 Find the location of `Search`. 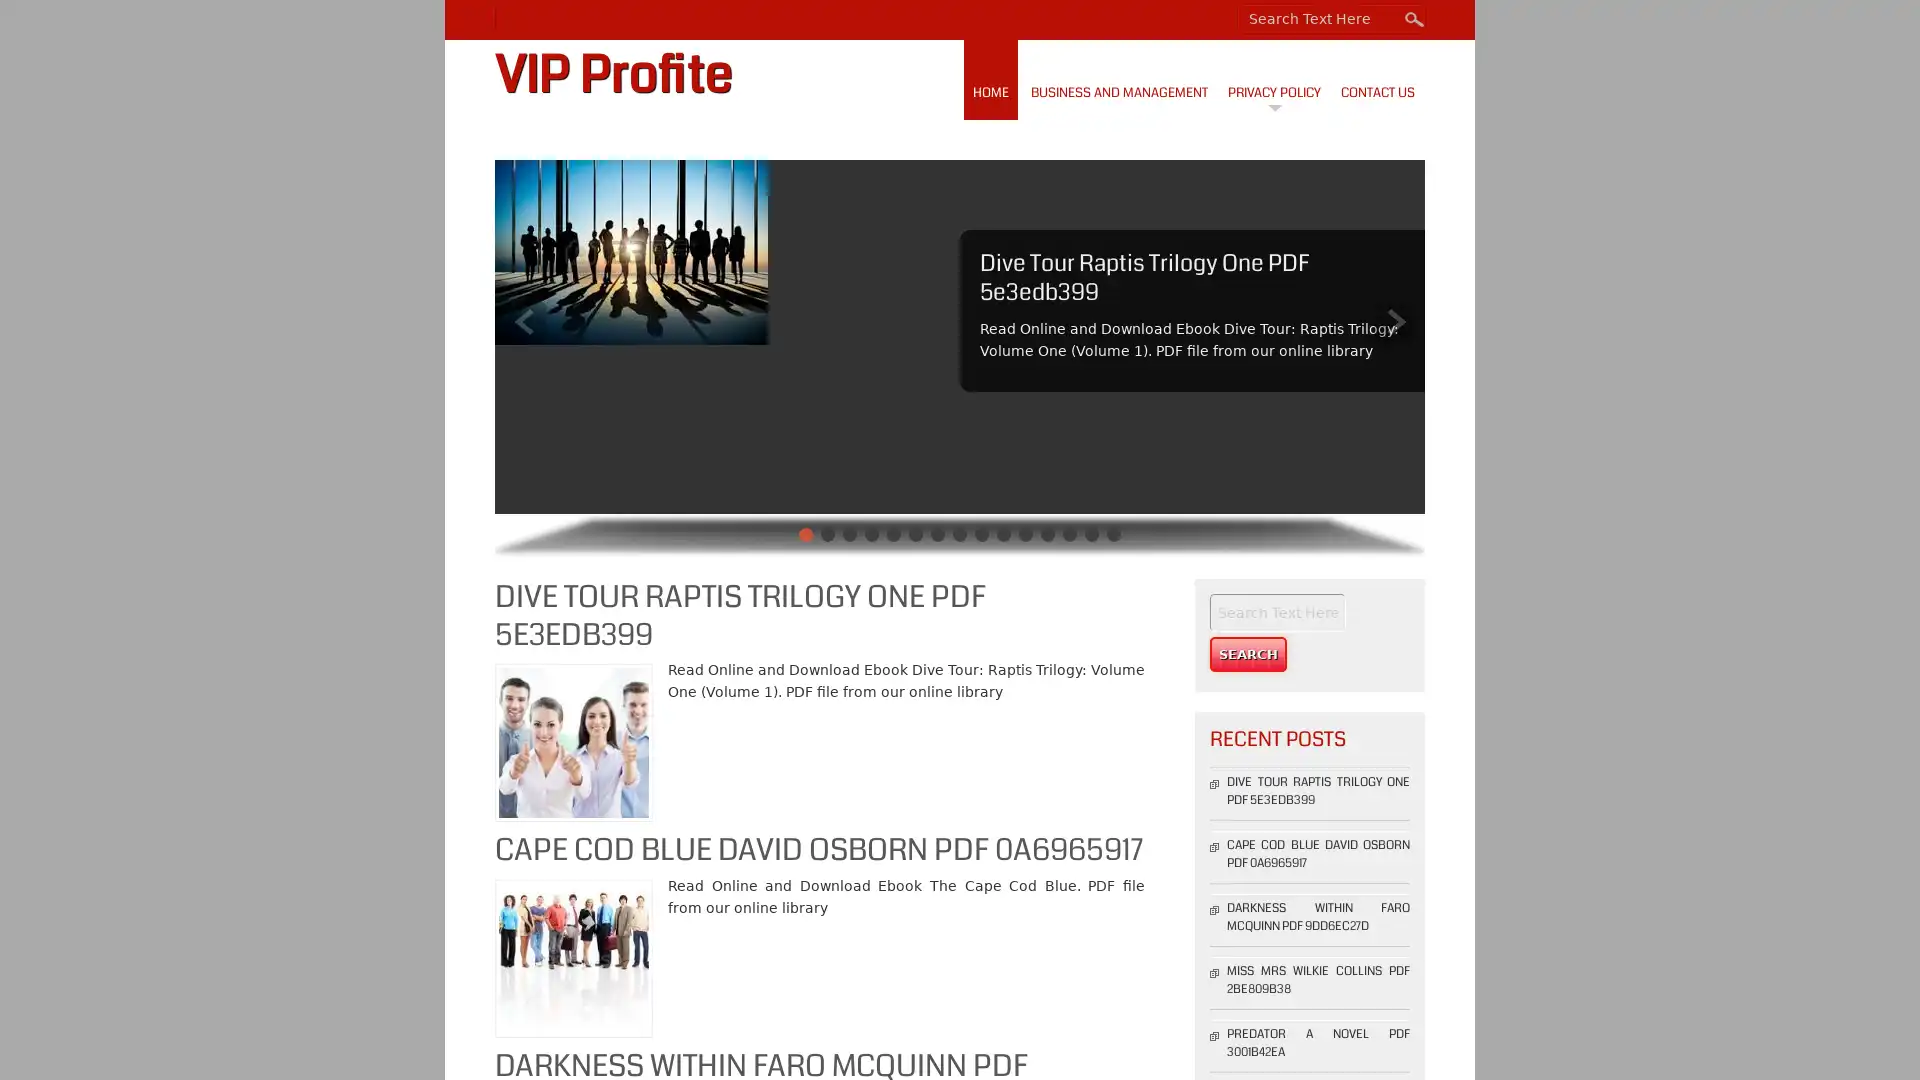

Search is located at coordinates (1247, 654).